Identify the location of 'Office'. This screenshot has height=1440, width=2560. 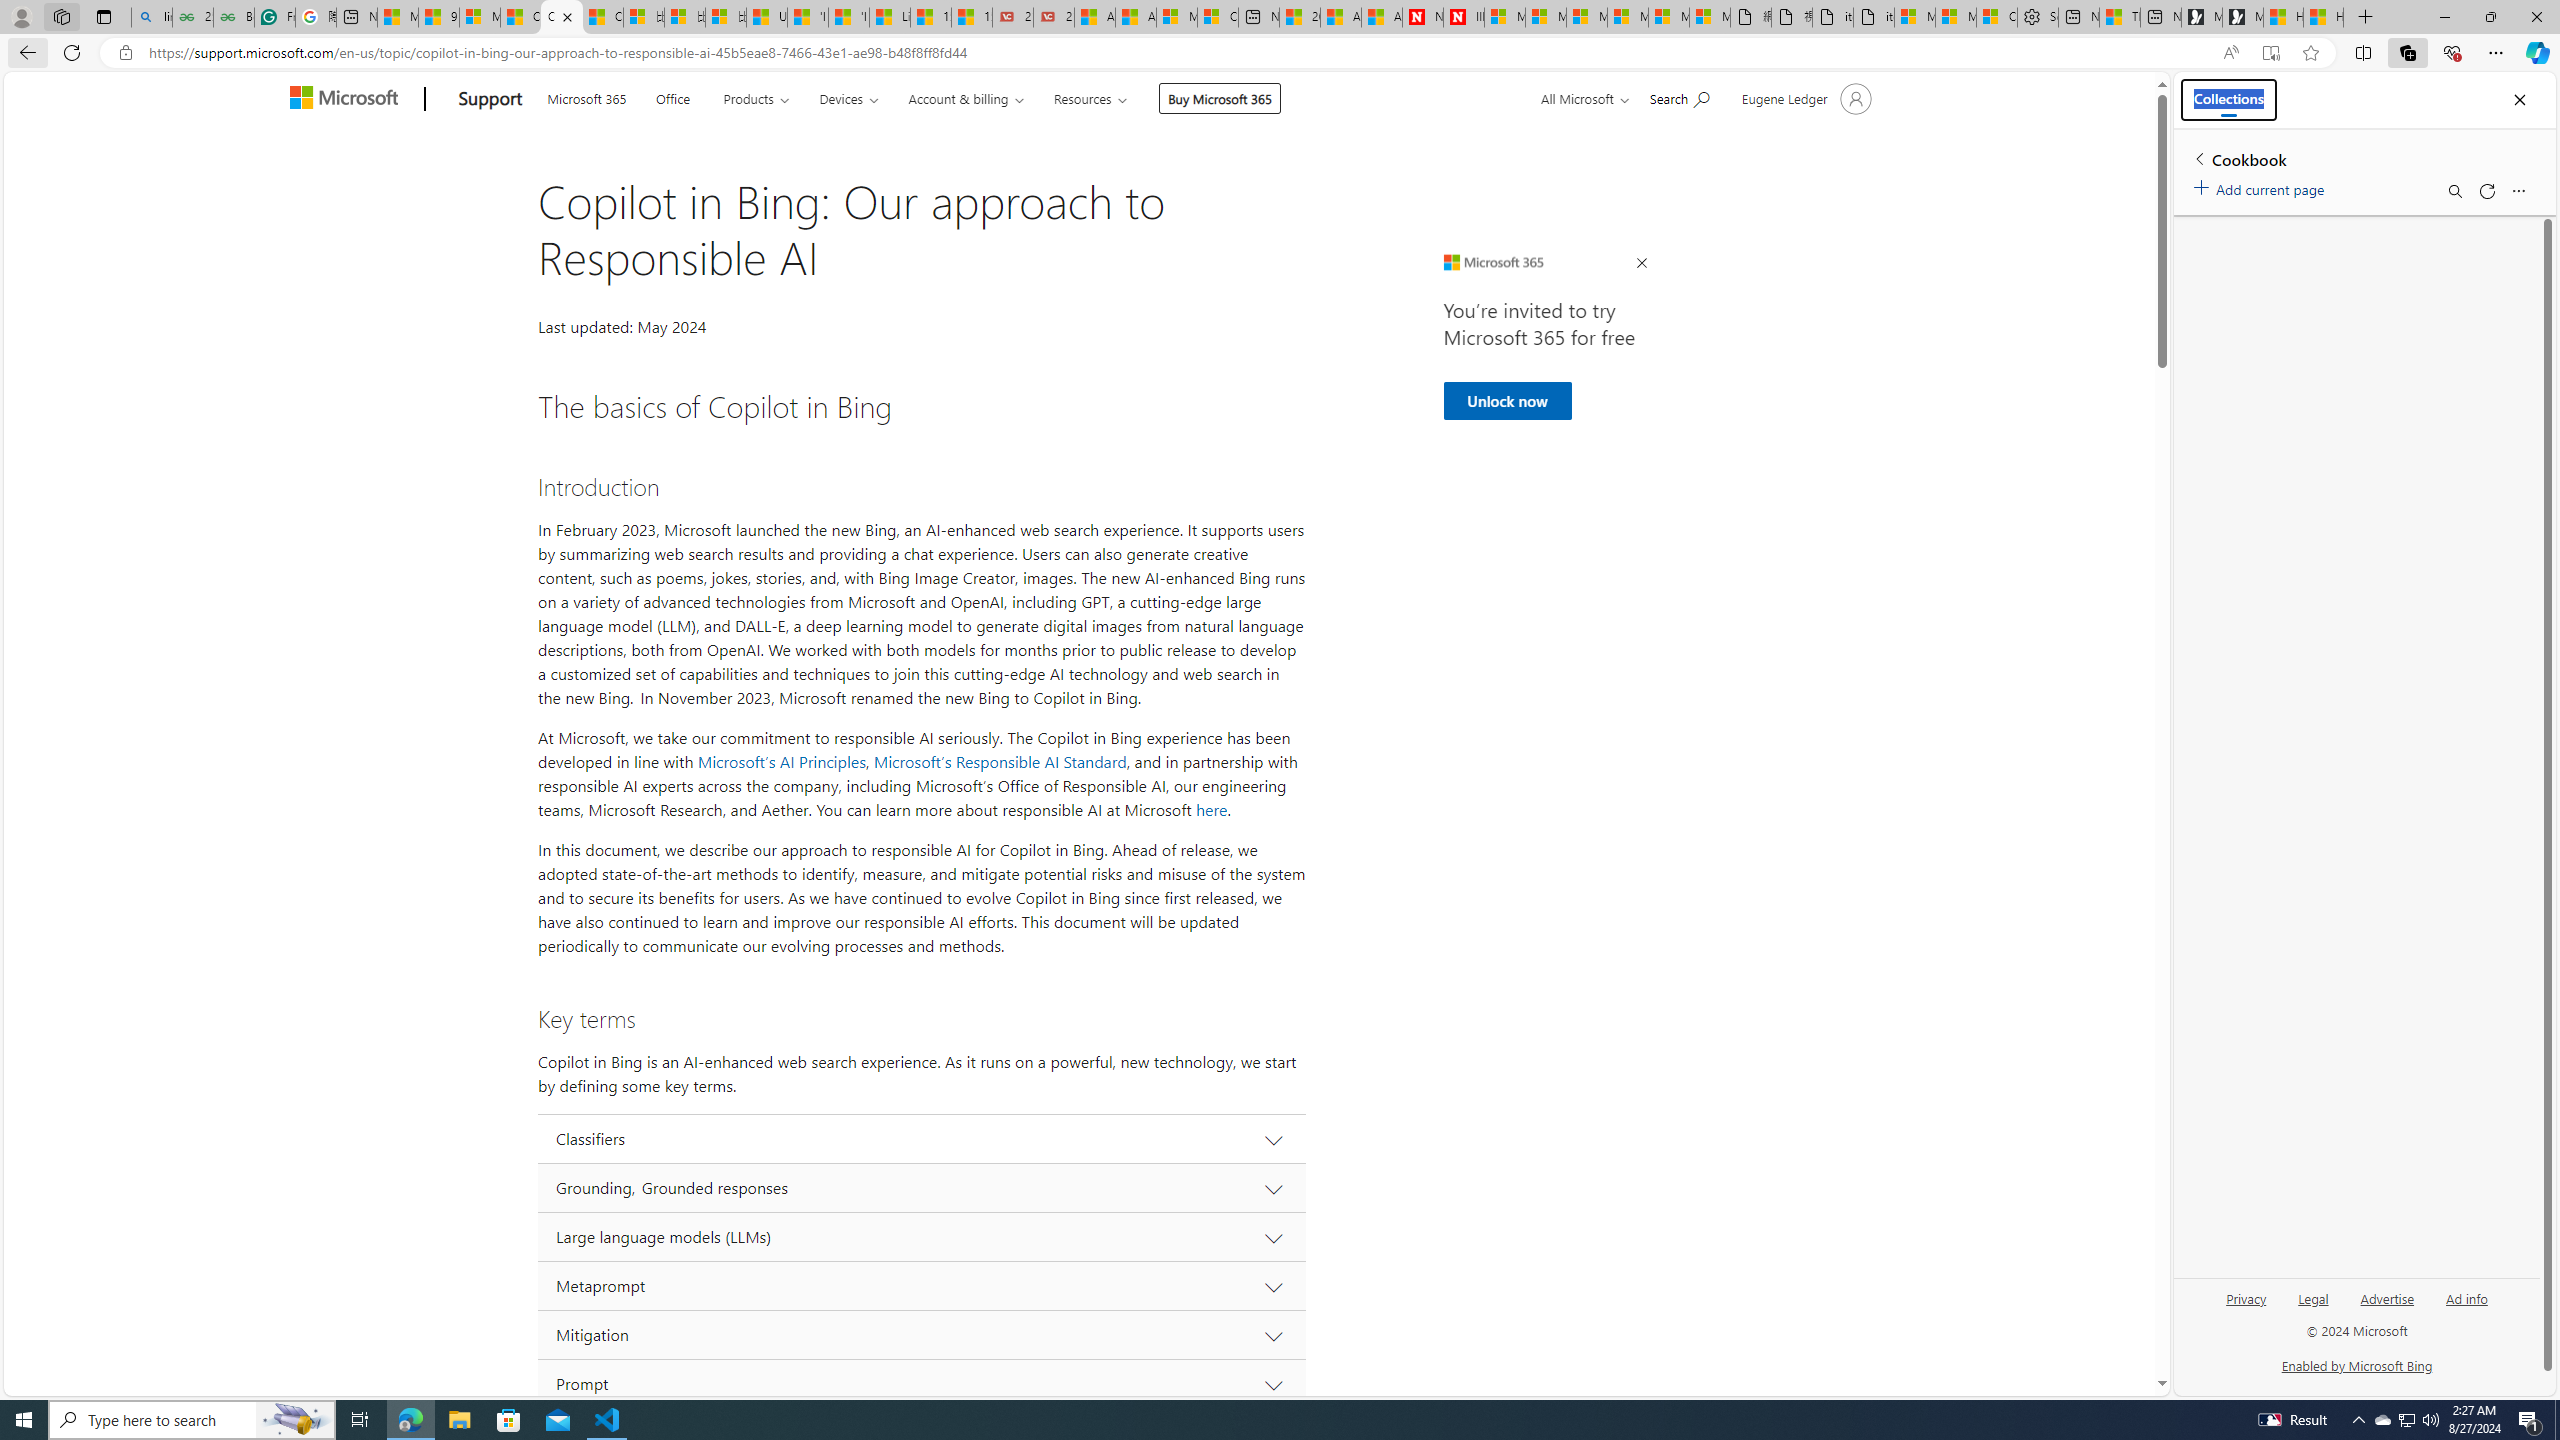
(672, 96).